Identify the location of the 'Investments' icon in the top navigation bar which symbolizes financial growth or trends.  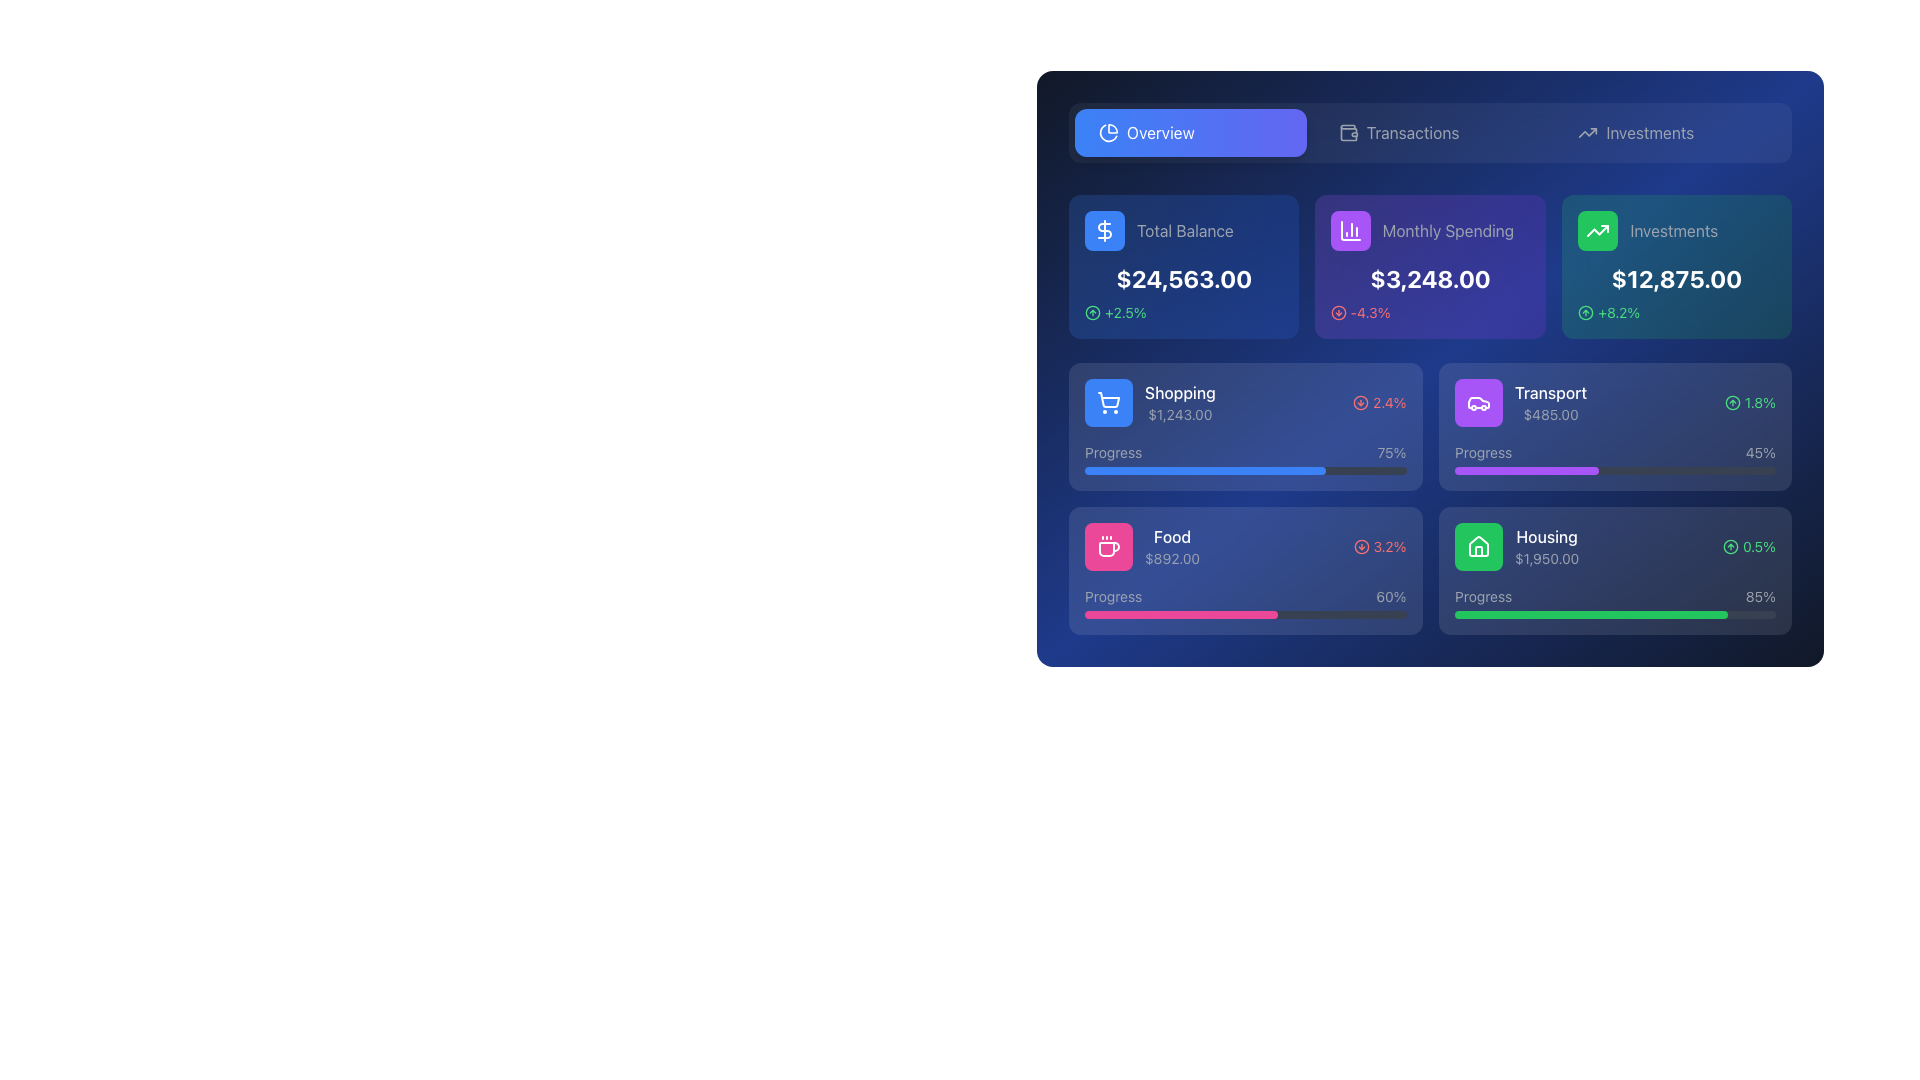
(1587, 132).